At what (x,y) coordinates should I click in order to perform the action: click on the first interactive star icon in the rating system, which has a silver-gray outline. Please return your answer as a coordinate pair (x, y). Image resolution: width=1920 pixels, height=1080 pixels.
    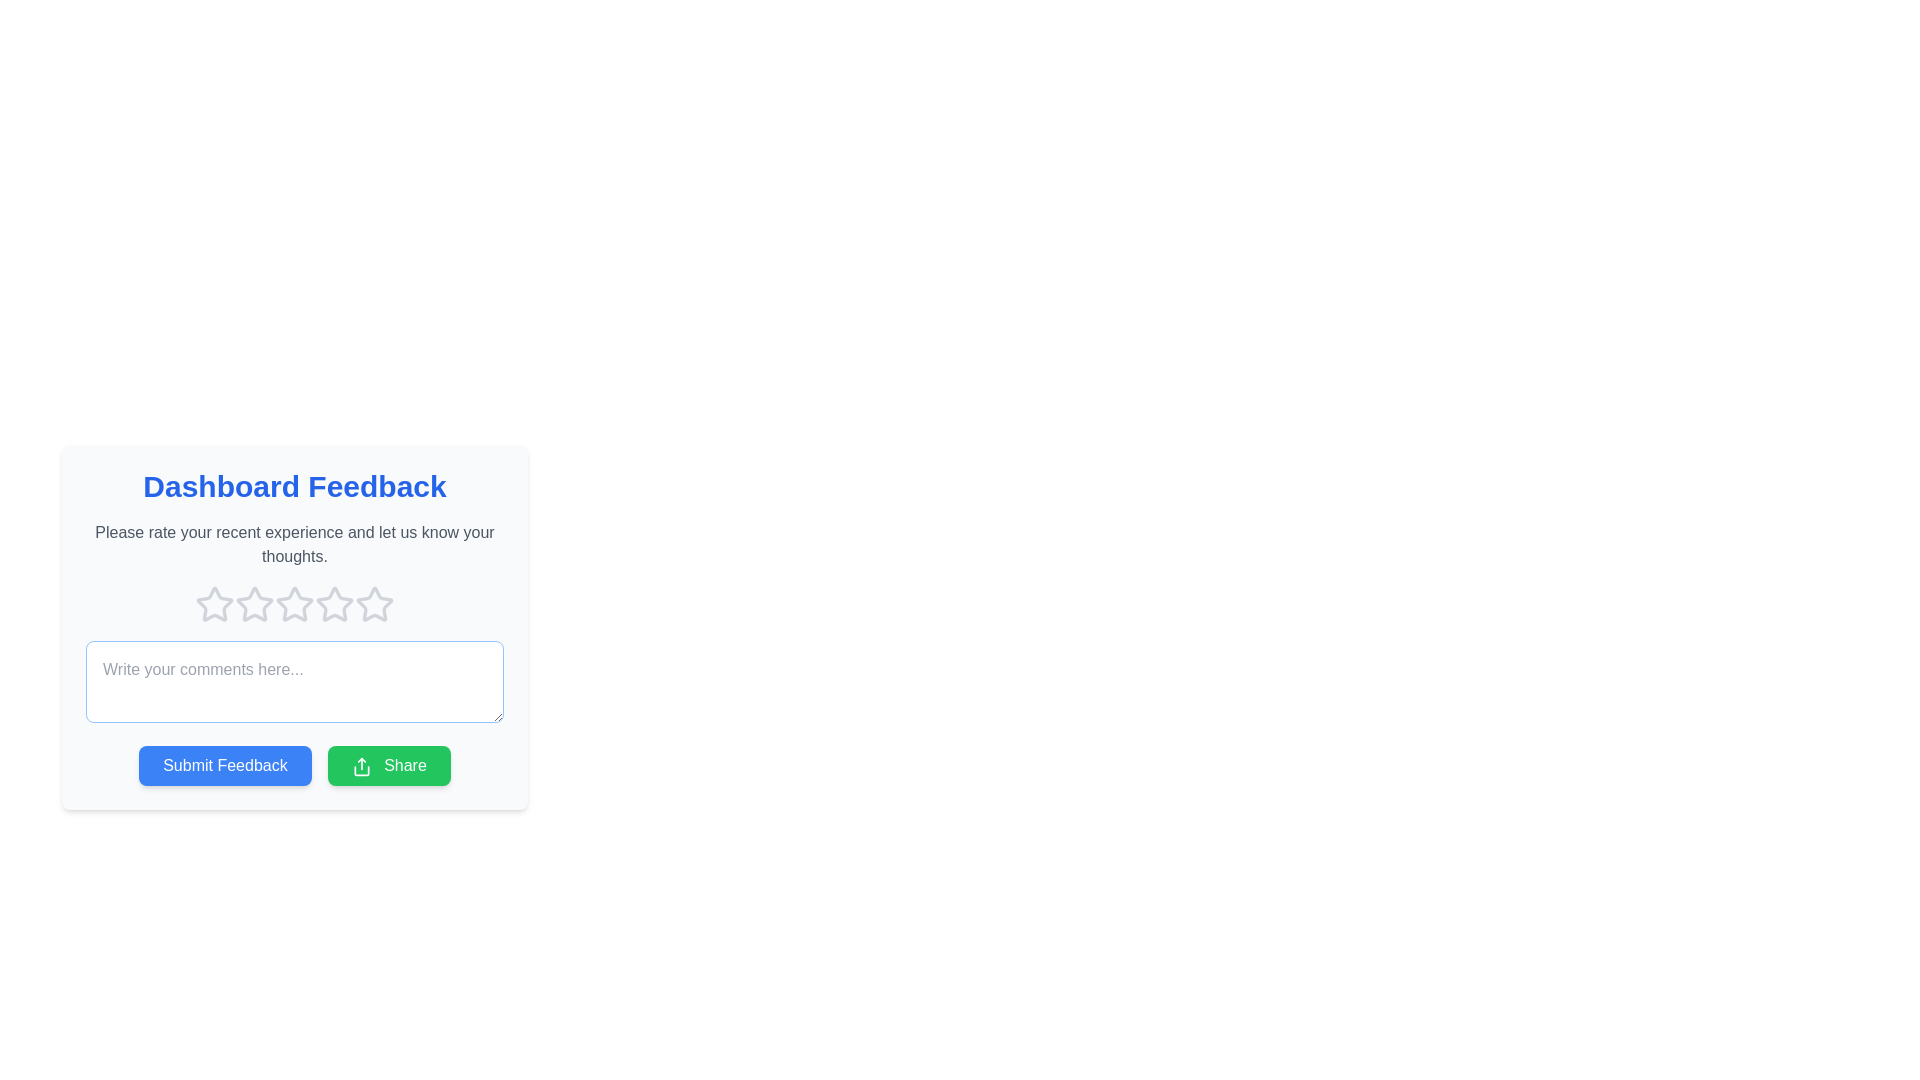
    Looking at the image, I should click on (214, 603).